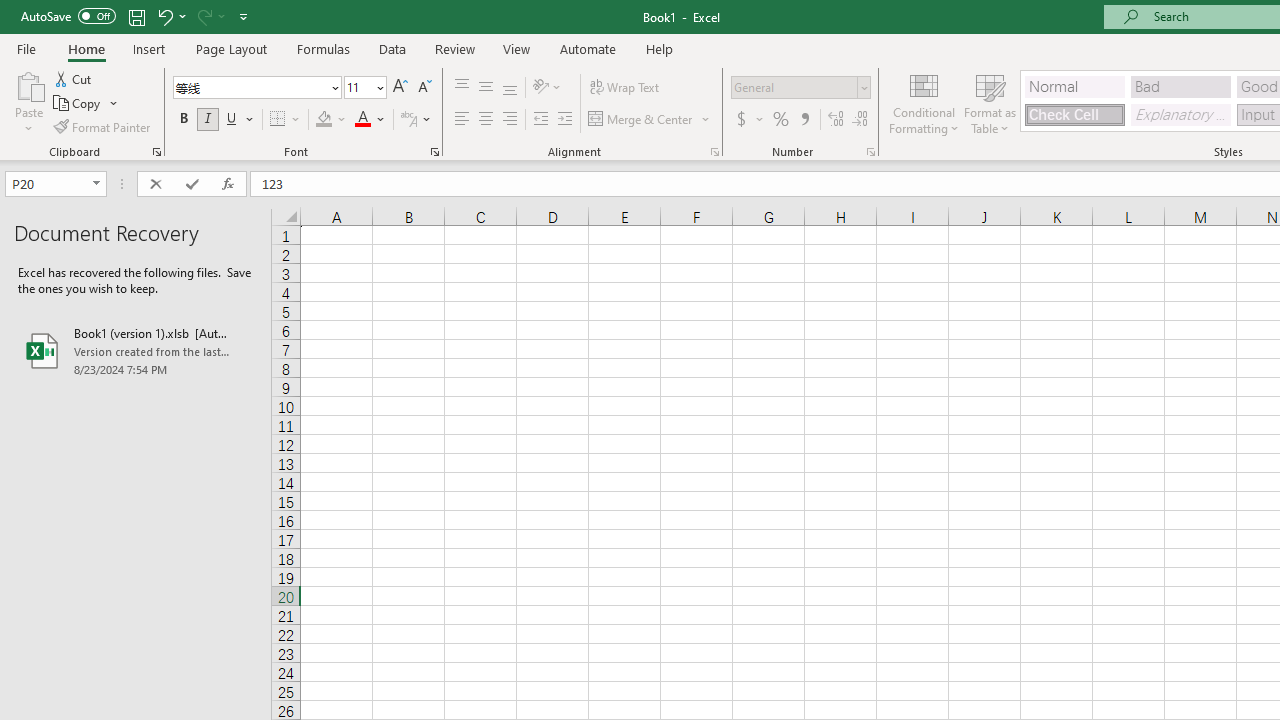 This screenshot has height=720, width=1280. What do you see at coordinates (793, 86) in the screenshot?
I see `'Number Format'` at bounding box center [793, 86].